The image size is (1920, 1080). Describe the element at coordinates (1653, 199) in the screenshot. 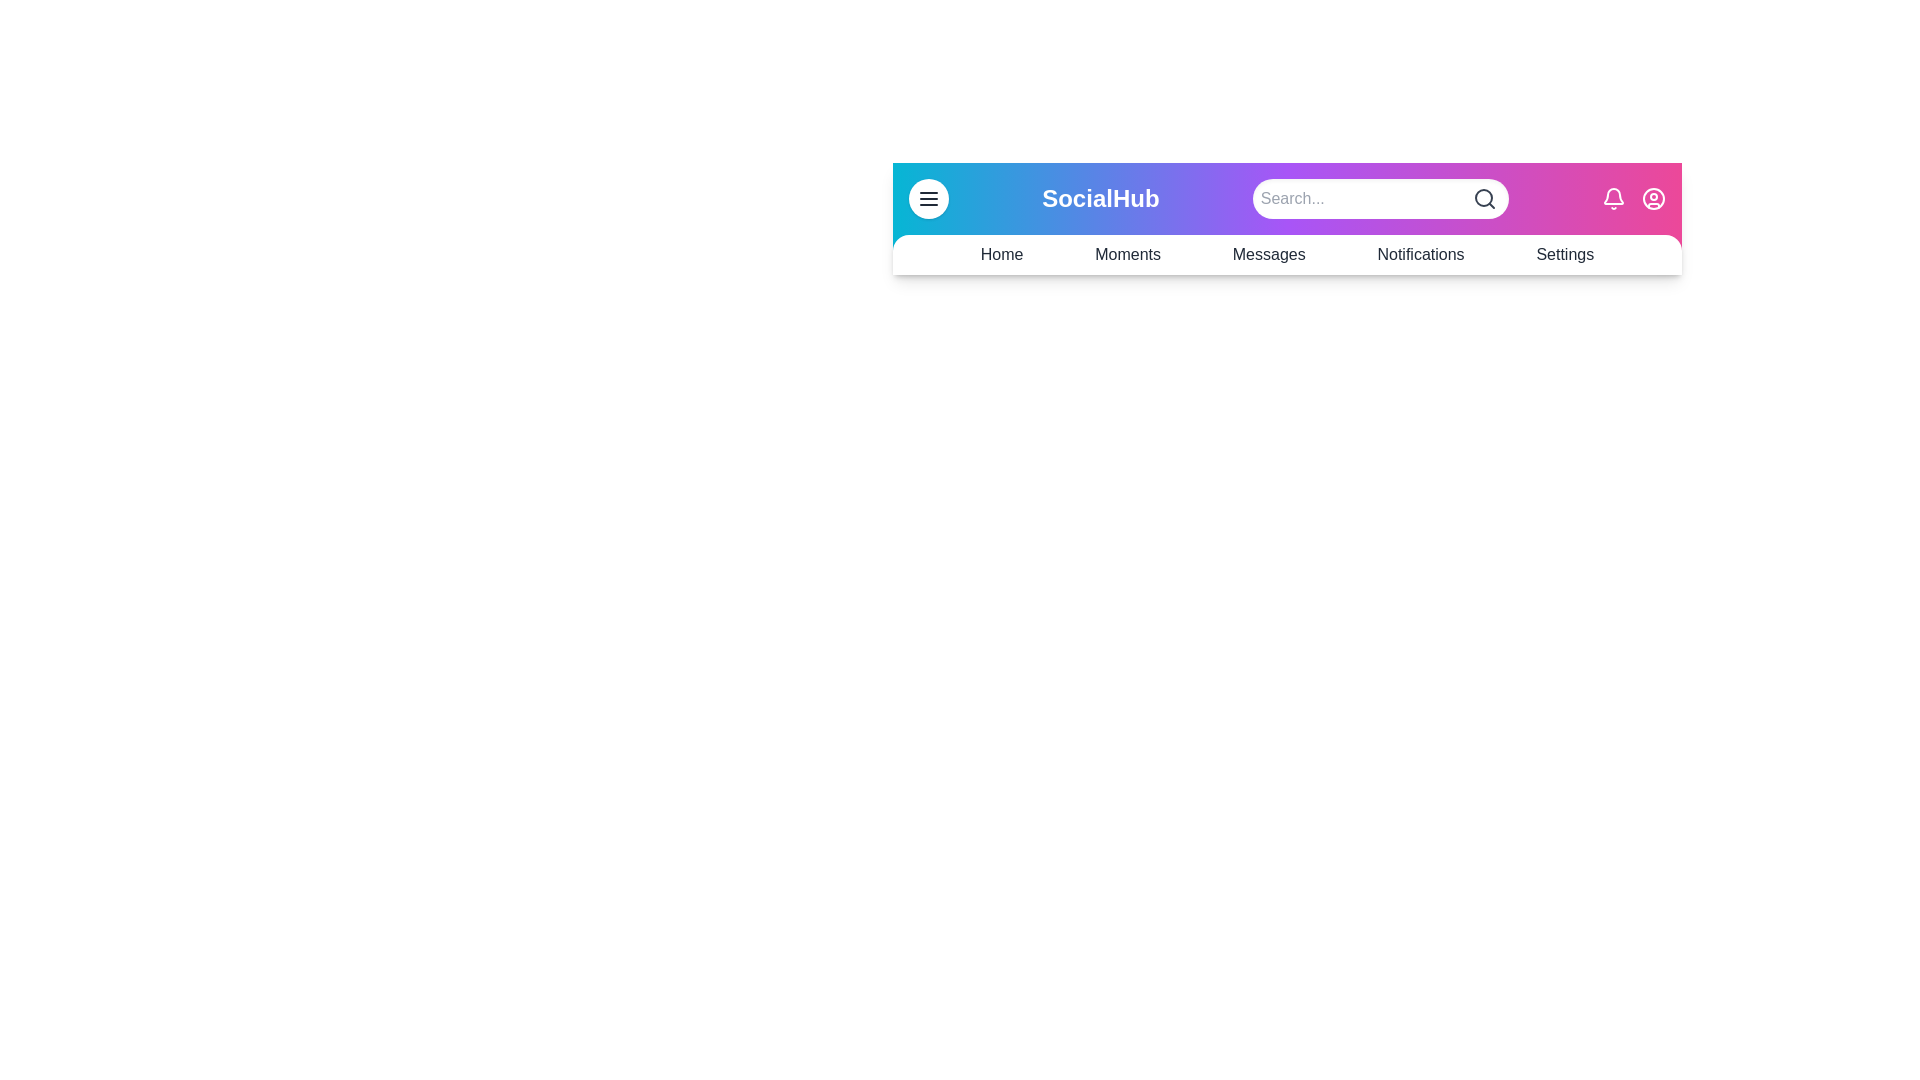

I see `the user profile icon located at the top-right corner of the app bar` at that location.